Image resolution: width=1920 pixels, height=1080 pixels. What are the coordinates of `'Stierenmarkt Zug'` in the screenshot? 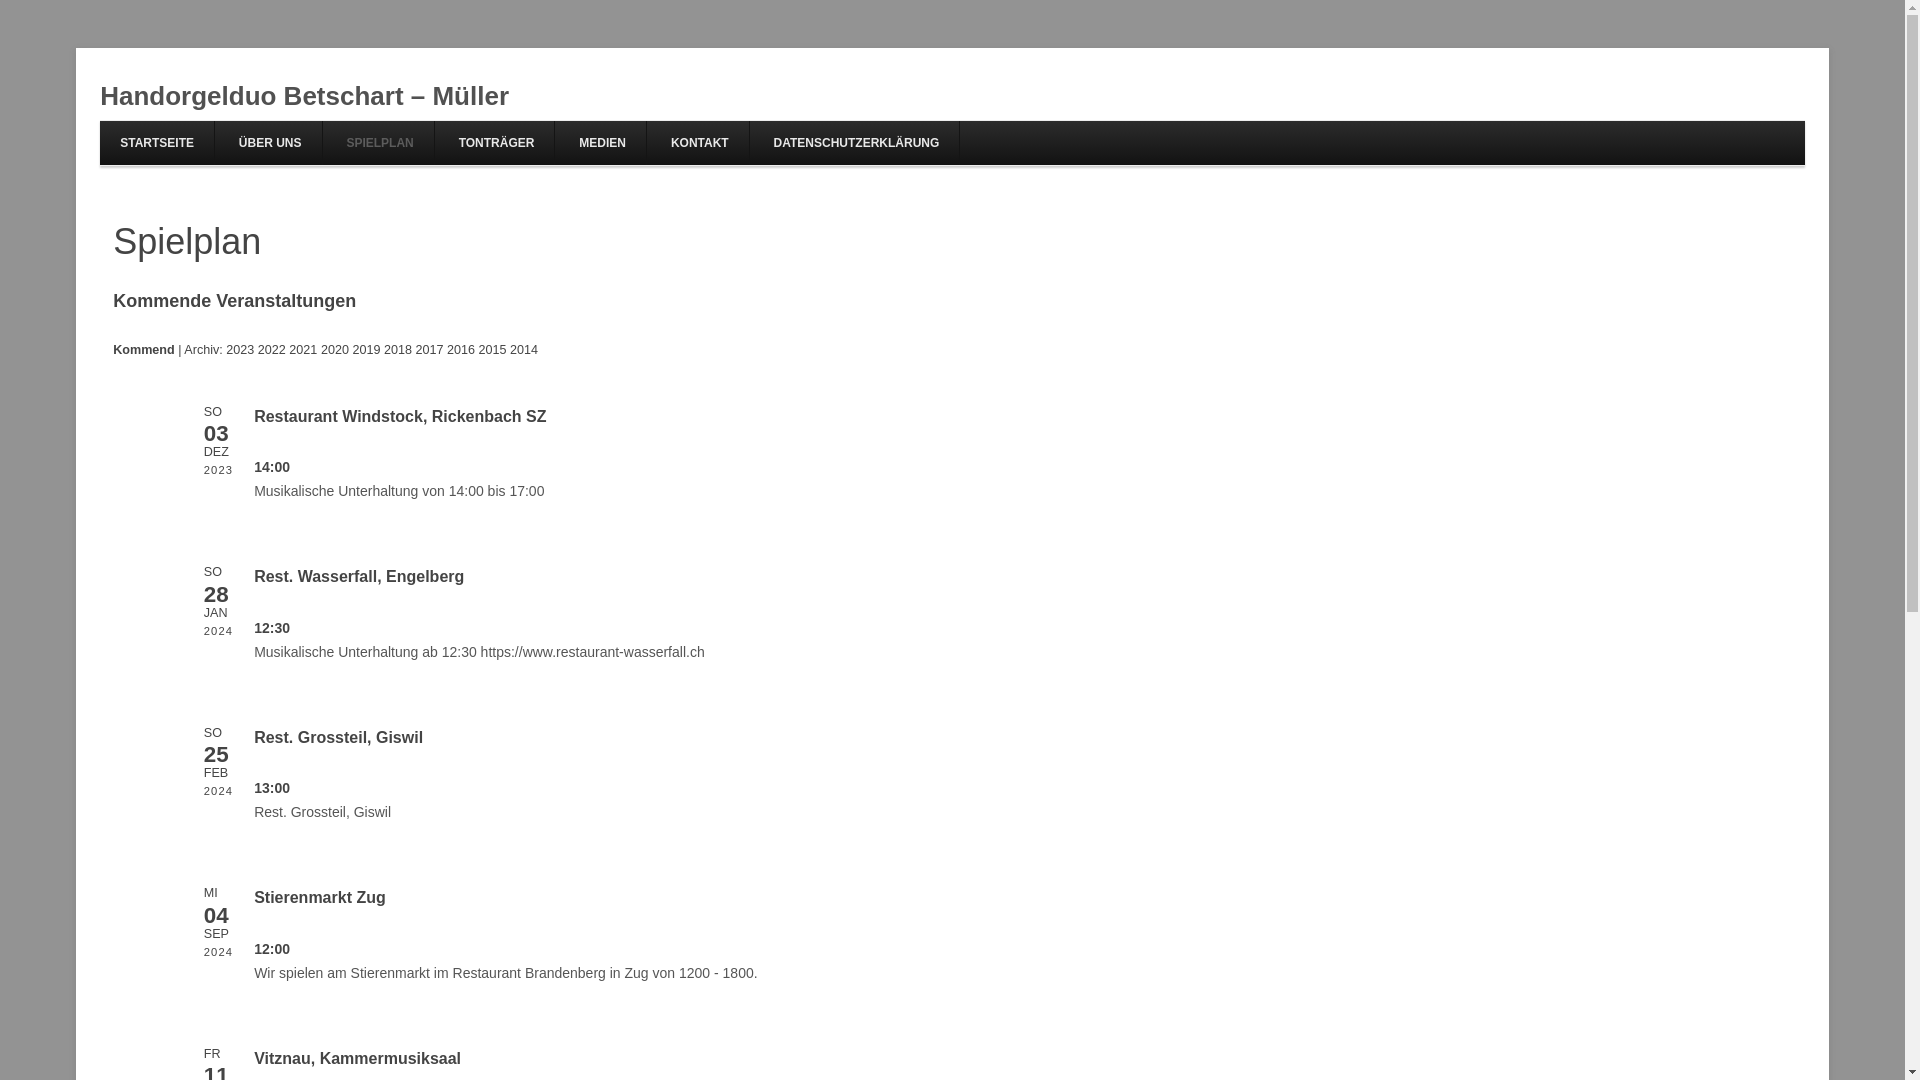 It's located at (320, 896).